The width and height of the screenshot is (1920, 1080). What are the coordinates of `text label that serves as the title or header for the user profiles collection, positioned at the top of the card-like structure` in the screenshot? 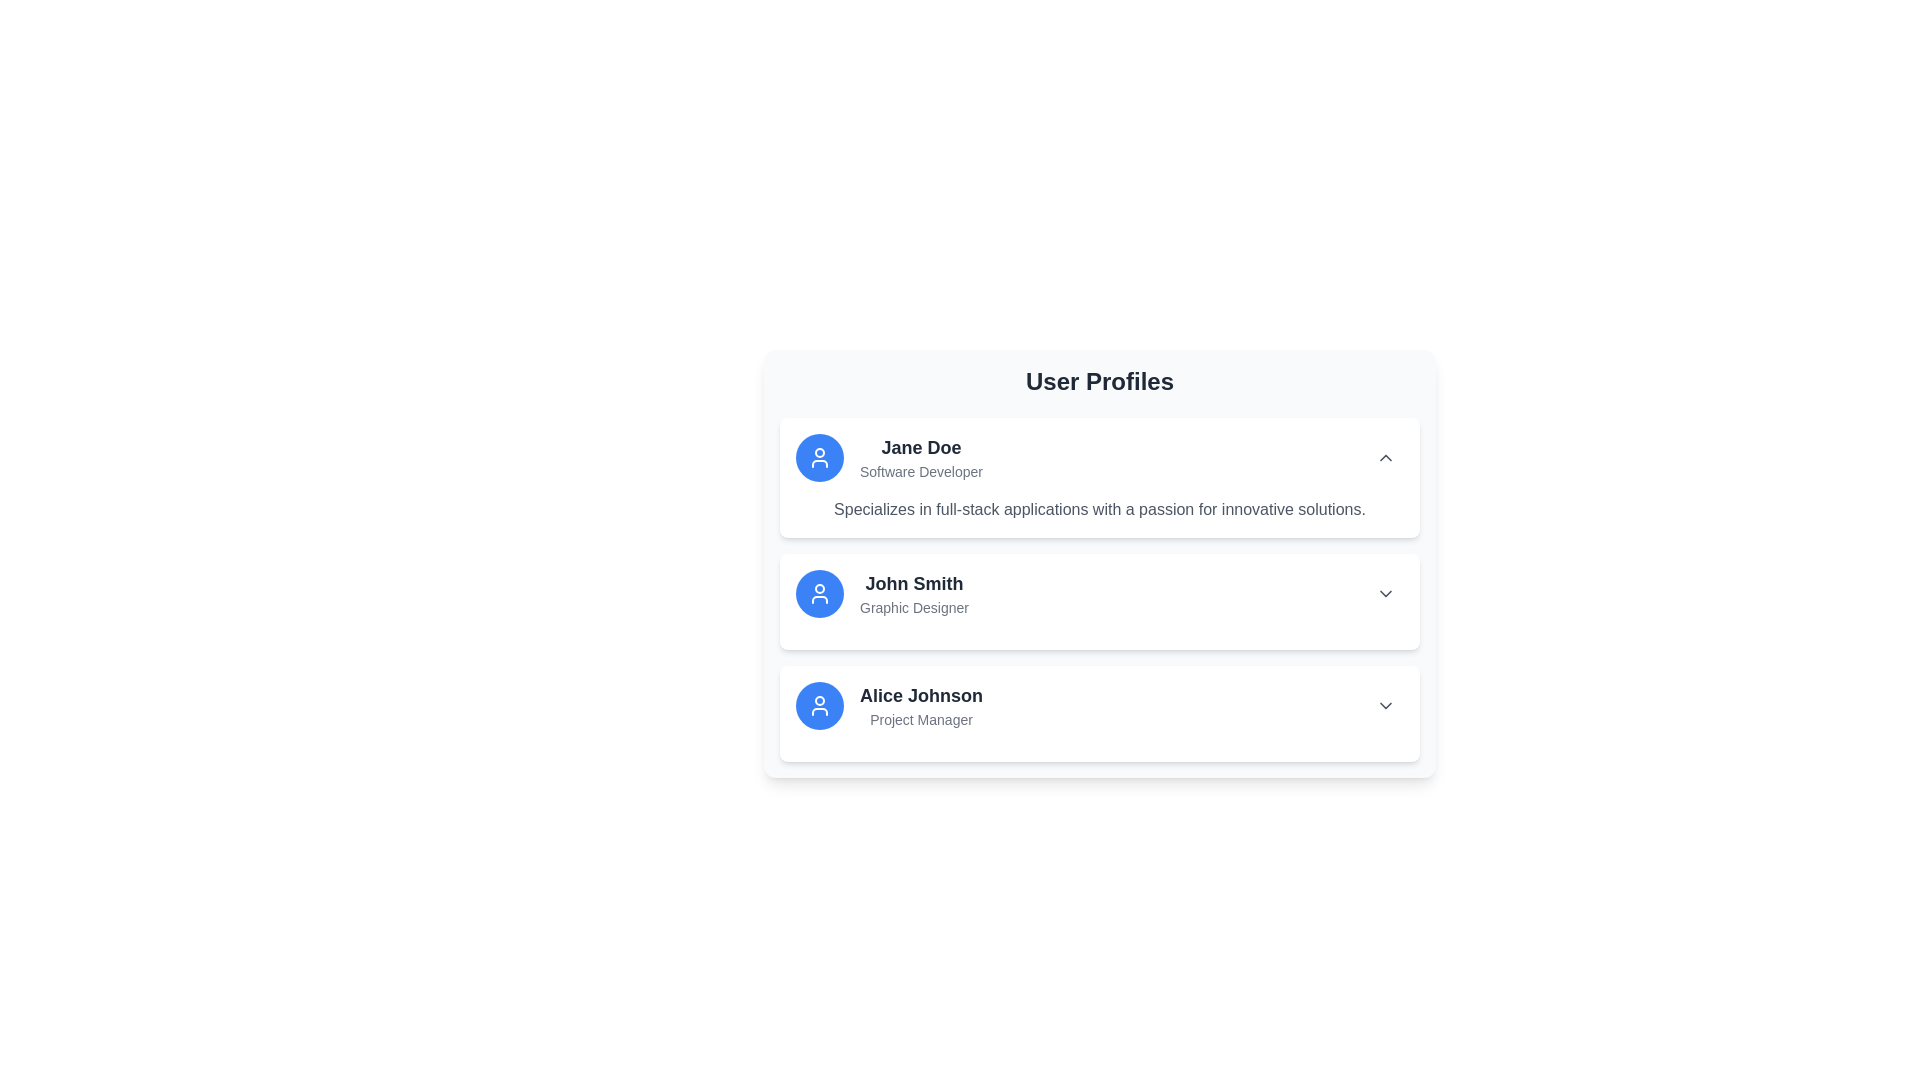 It's located at (1098, 381).